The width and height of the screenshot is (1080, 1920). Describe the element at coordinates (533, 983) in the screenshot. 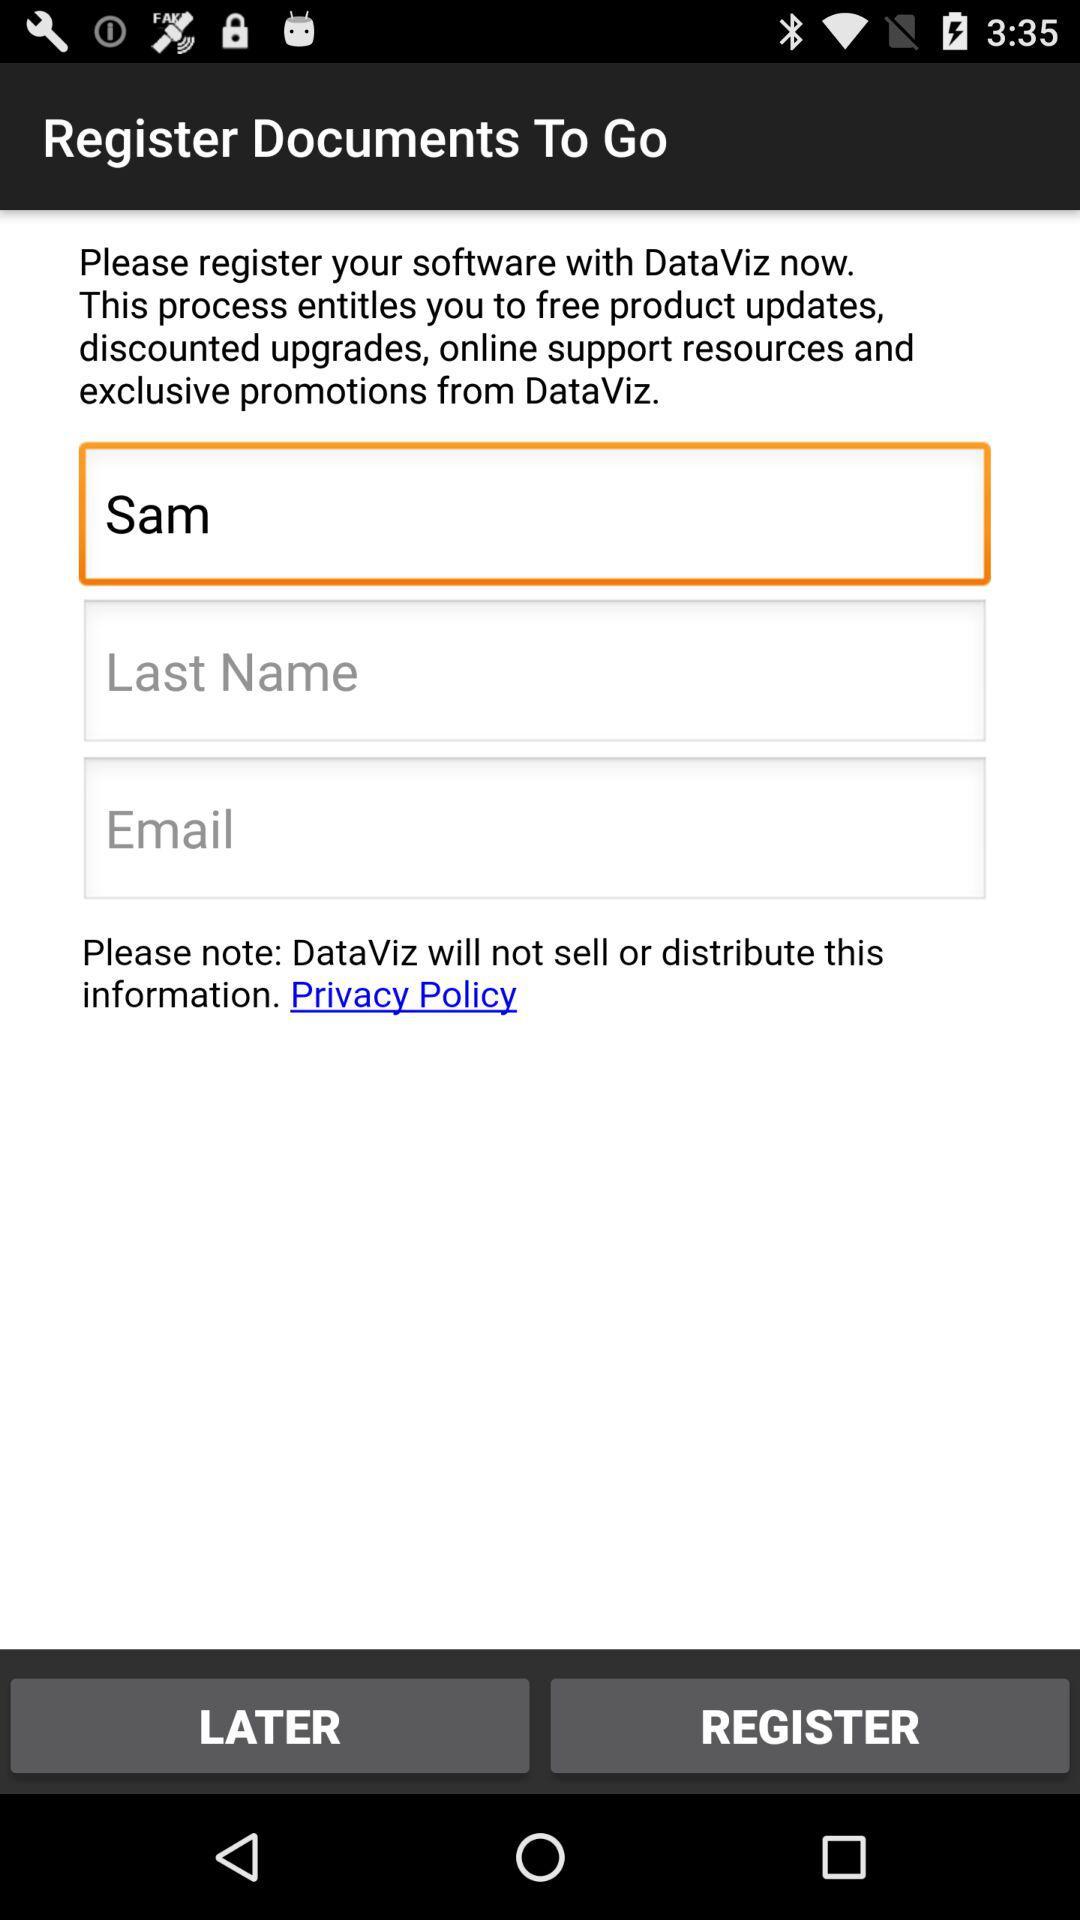

I see `respect your privacy` at that location.